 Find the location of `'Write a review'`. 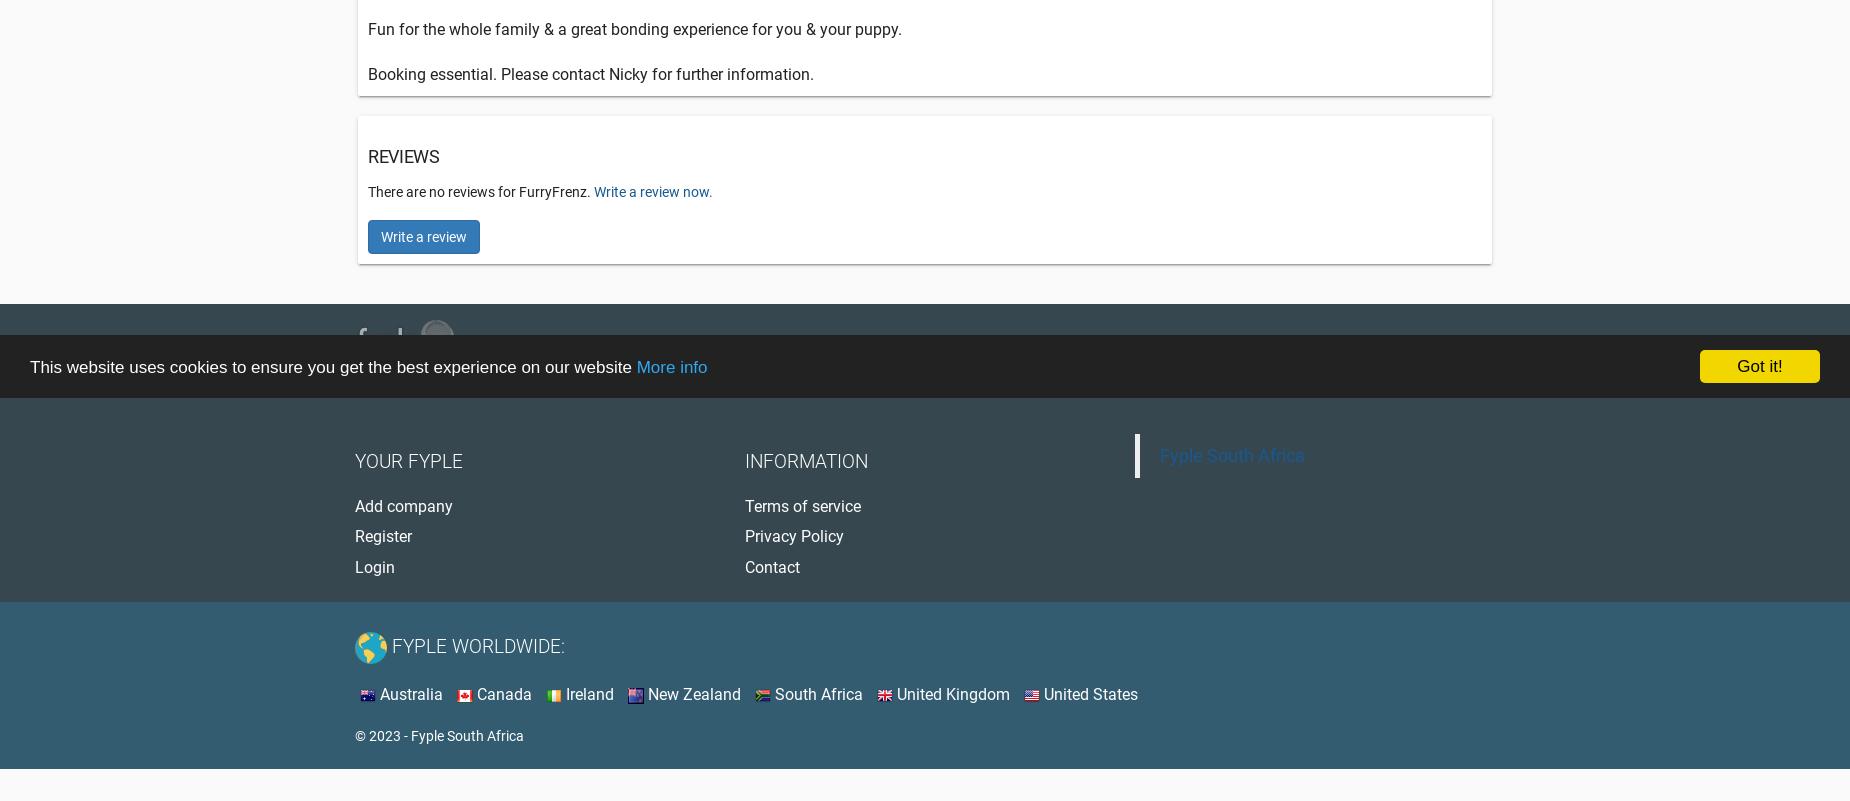

'Write a review' is located at coordinates (423, 235).